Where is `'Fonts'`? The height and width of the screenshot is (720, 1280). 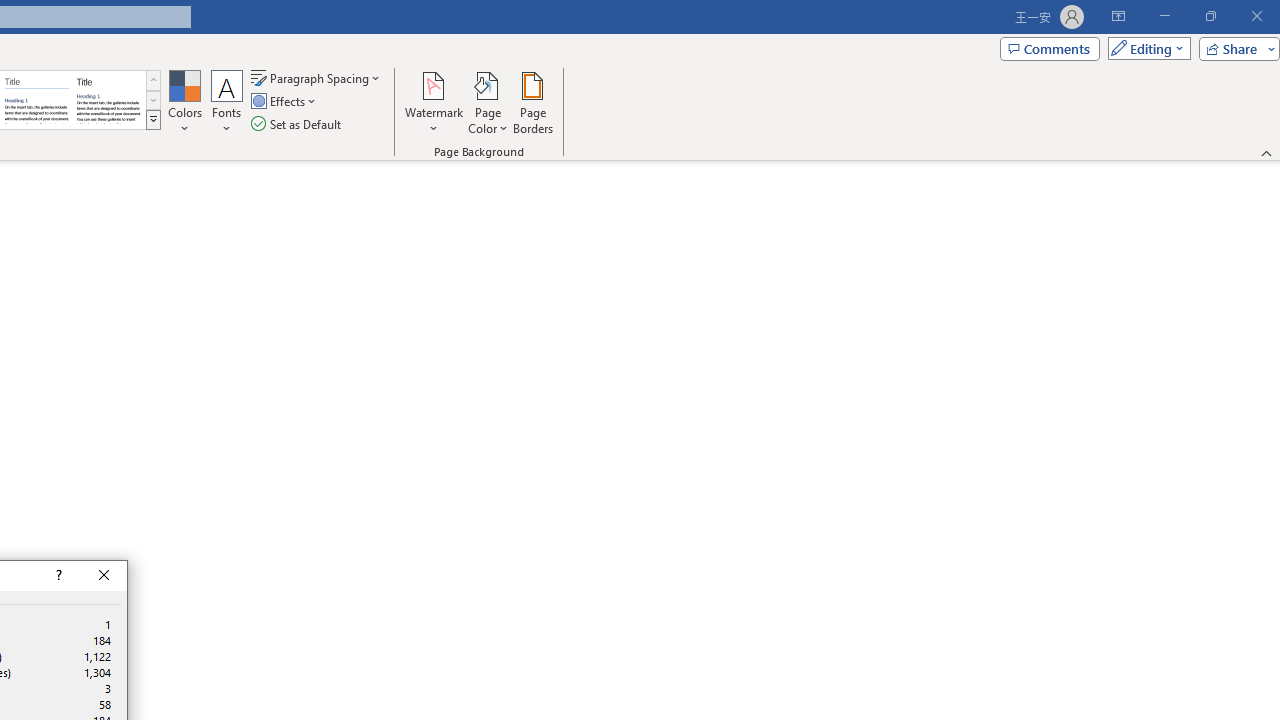 'Fonts' is located at coordinates (227, 103).